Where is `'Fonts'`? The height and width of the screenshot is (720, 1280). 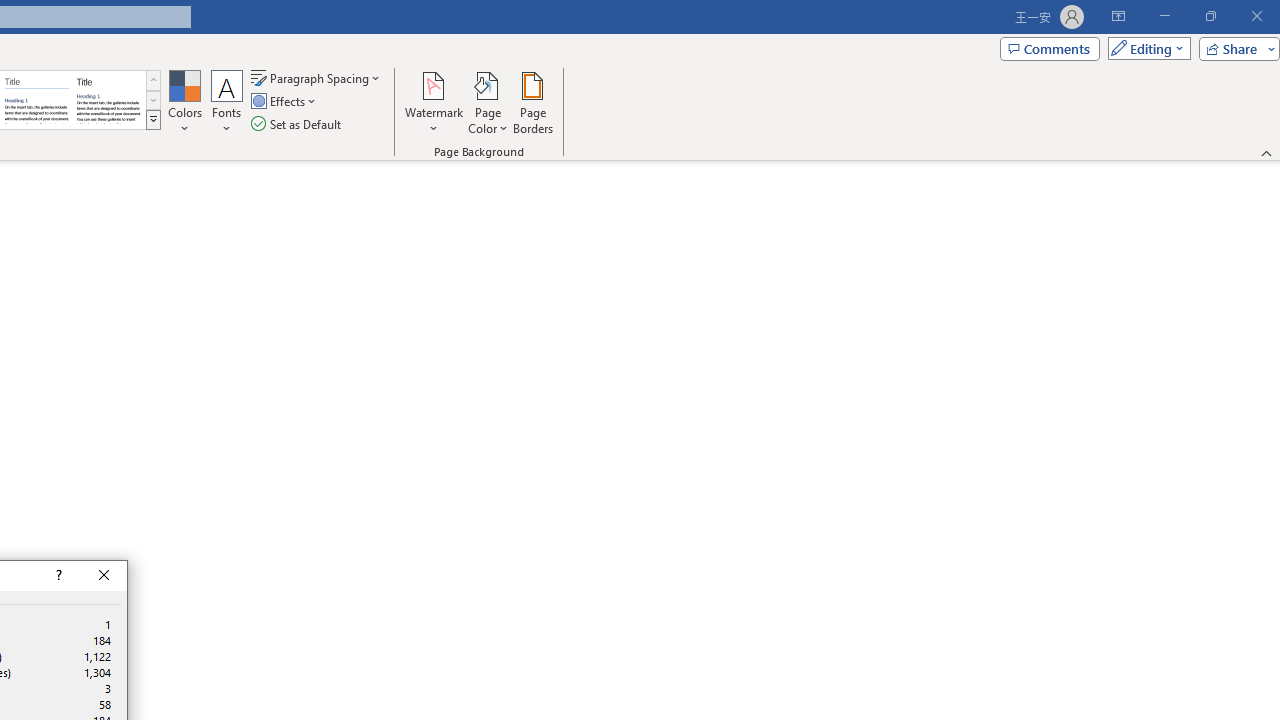 'Fonts' is located at coordinates (227, 103).